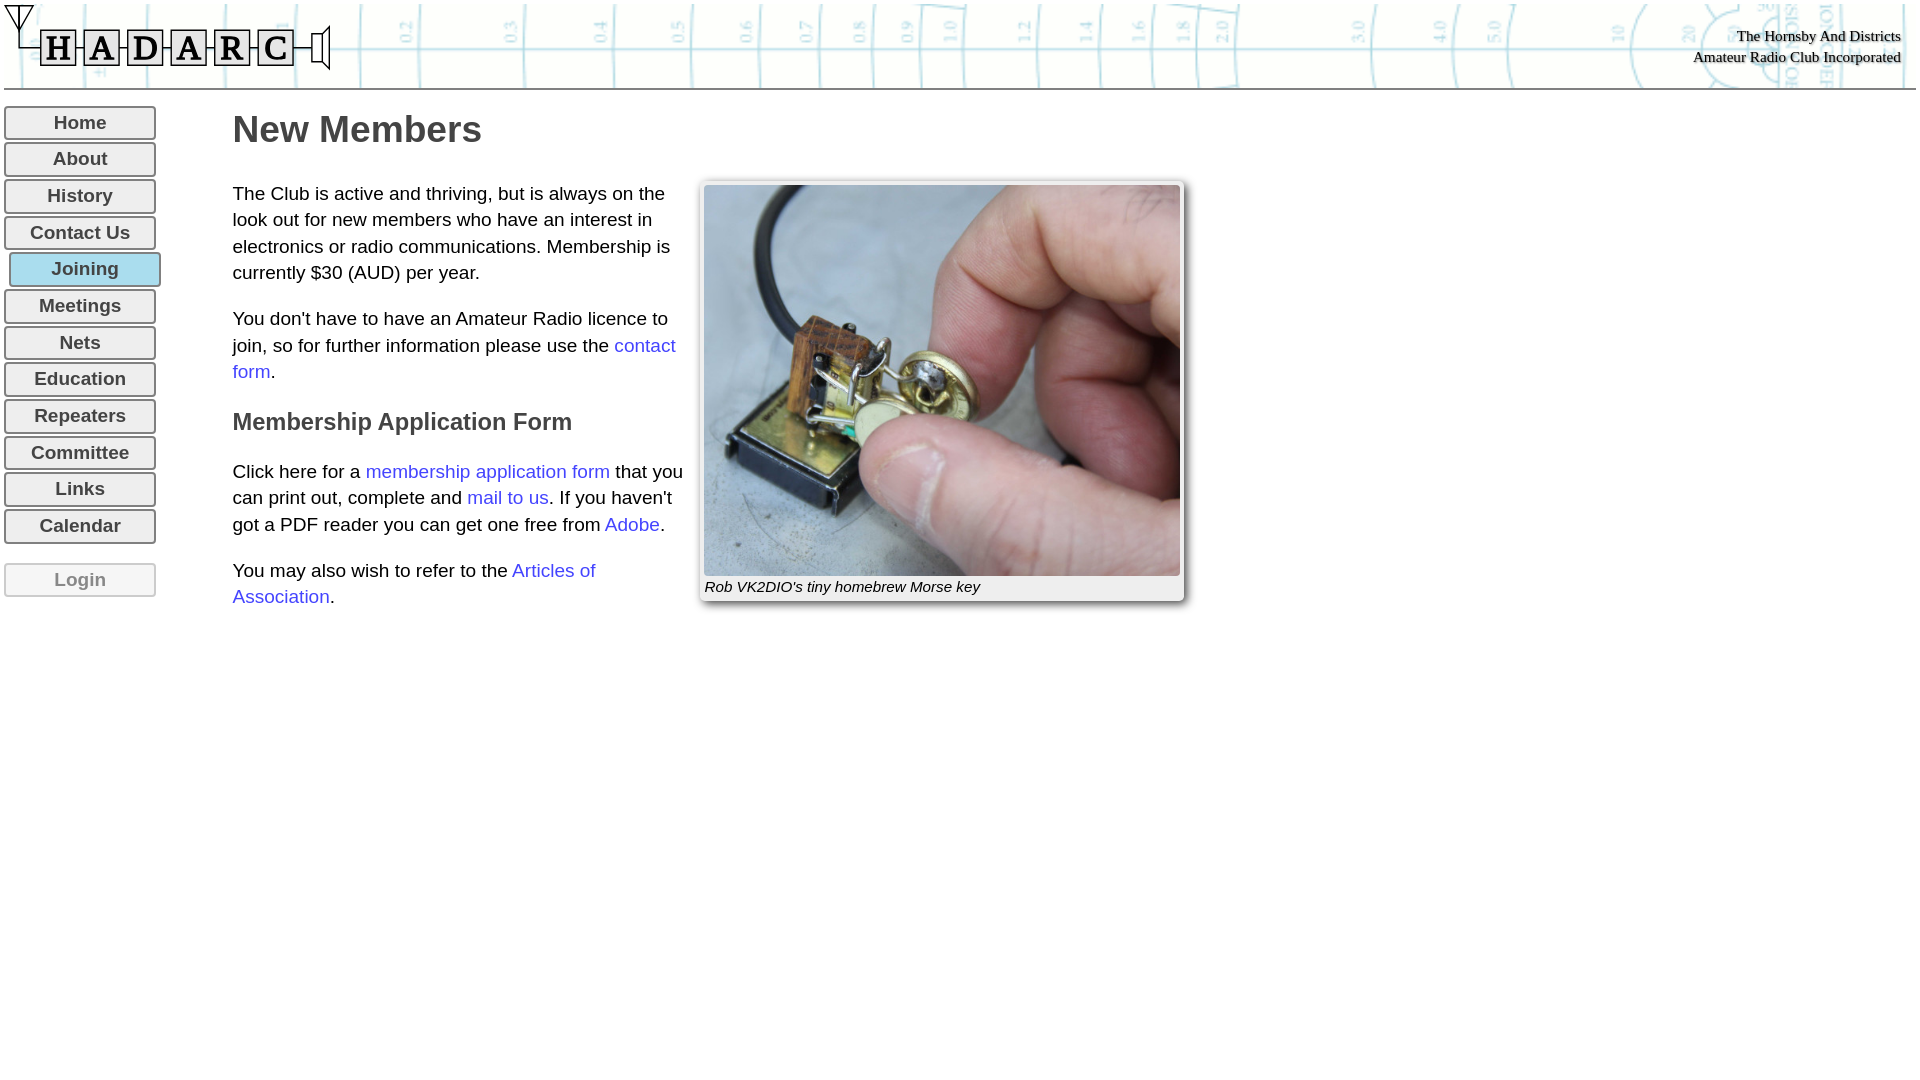 This screenshot has width=1920, height=1080. Describe the element at coordinates (507, 496) in the screenshot. I see `'mail to us'` at that location.